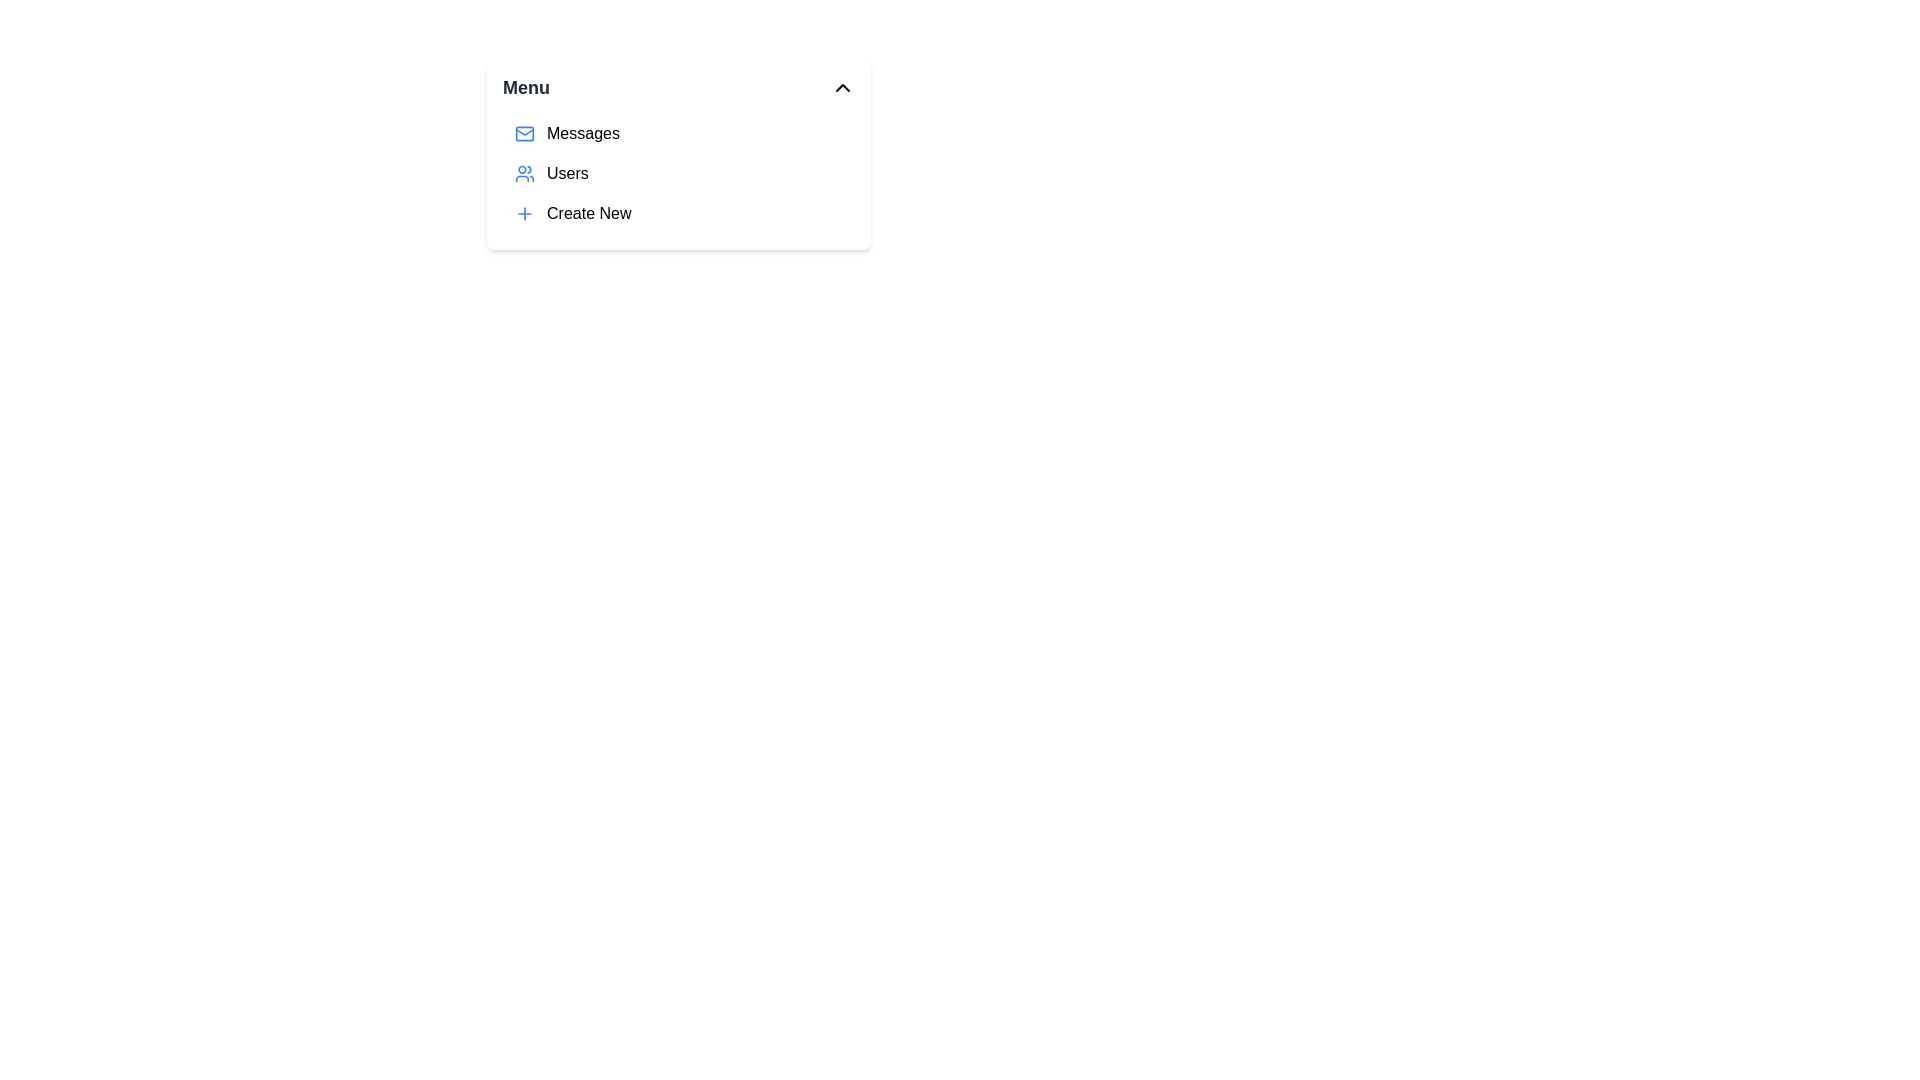 This screenshot has width=1920, height=1080. Describe the element at coordinates (582, 134) in the screenshot. I see `the text label 'Messages' which is styled in a clear sans-serif font and is part of the navigation menu adjacent to a mail icon` at that location.